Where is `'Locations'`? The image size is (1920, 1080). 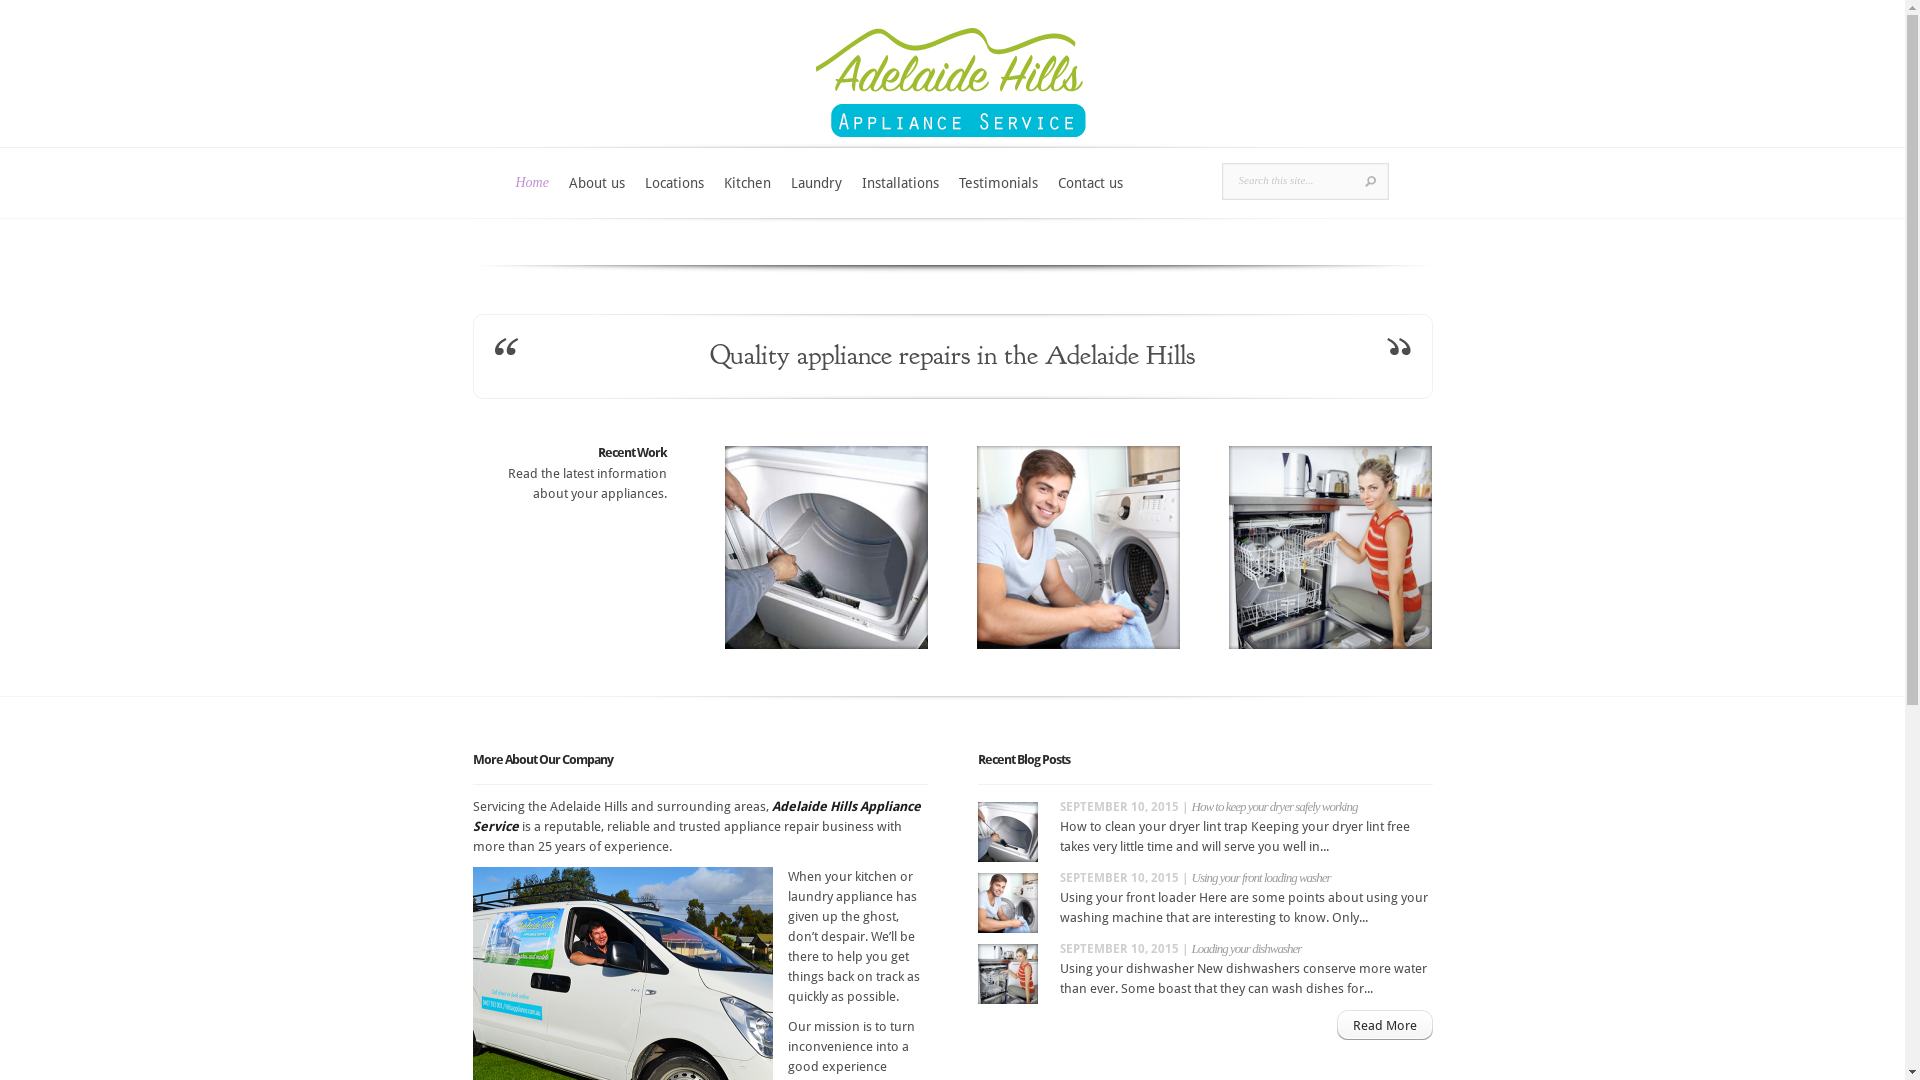
'Locations' is located at coordinates (674, 195).